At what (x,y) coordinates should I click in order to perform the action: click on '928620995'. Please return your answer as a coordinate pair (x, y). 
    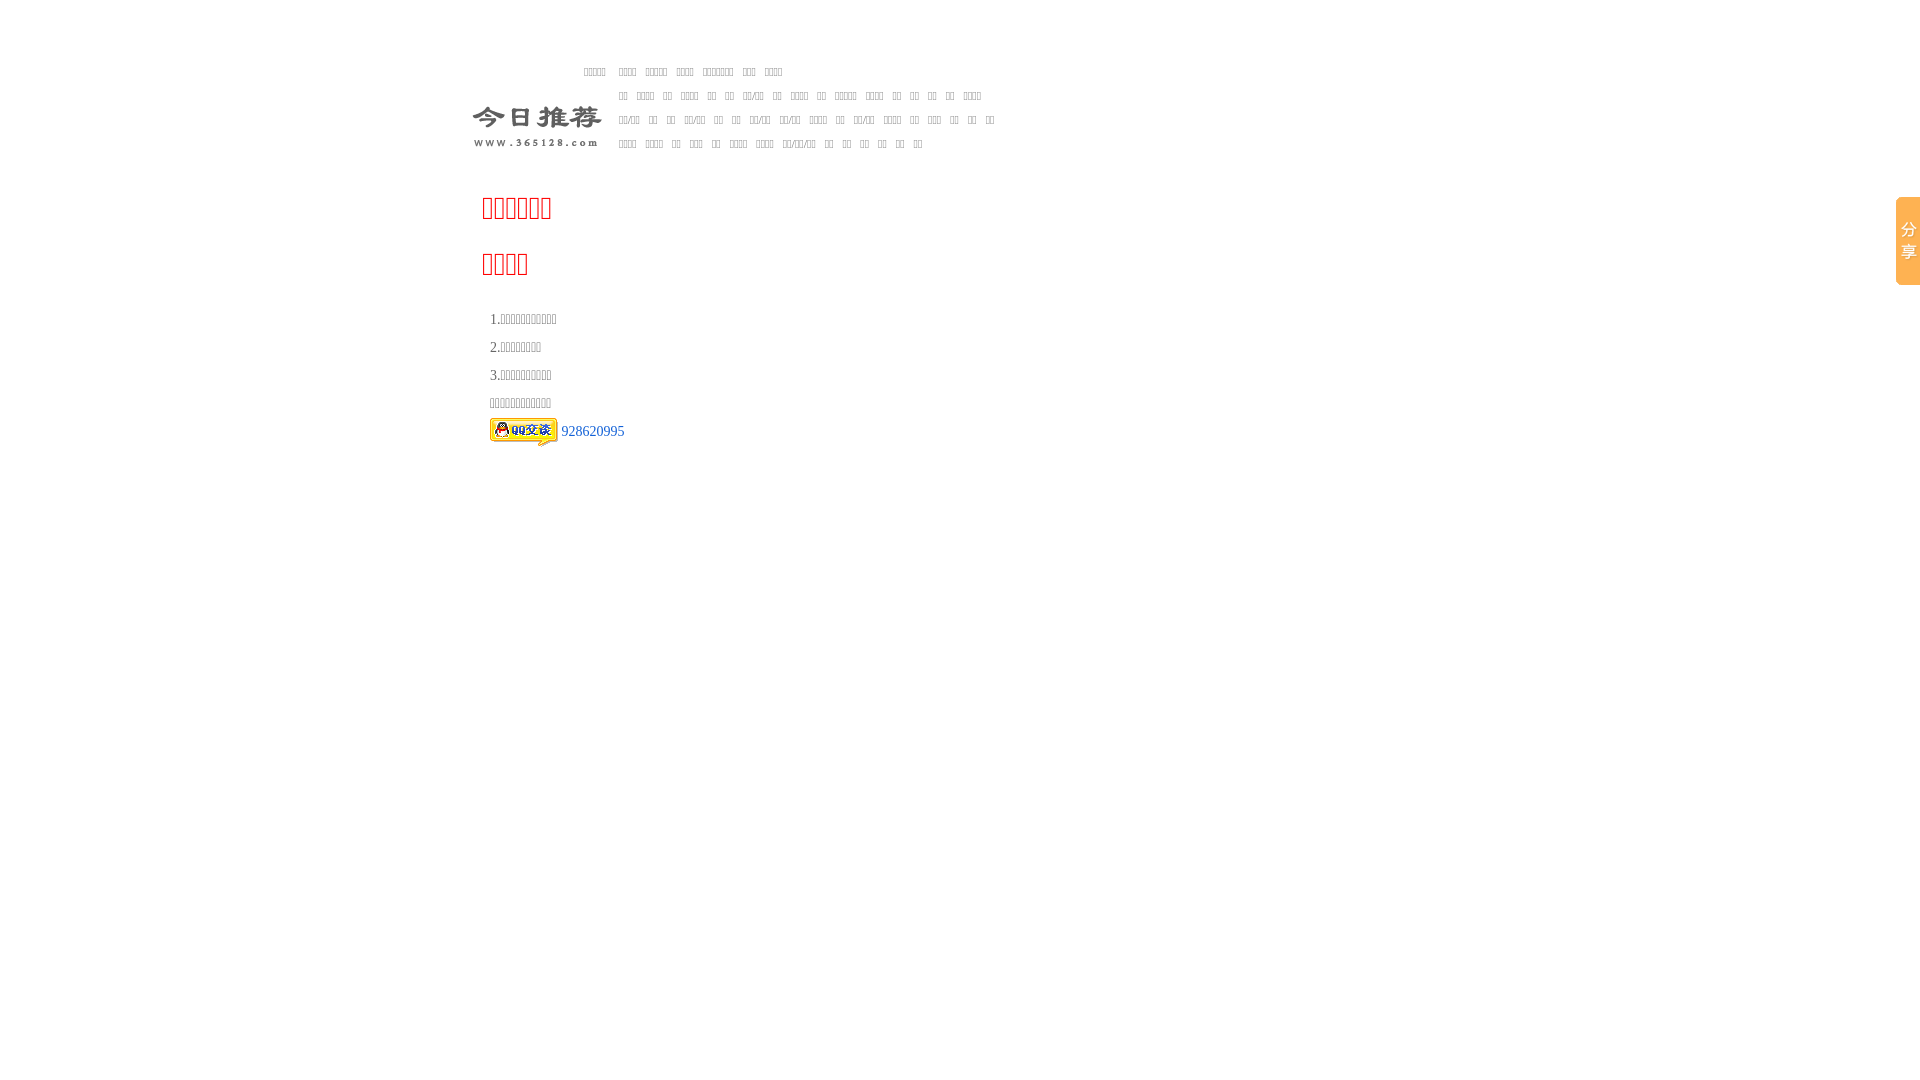
    Looking at the image, I should click on (557, 430).